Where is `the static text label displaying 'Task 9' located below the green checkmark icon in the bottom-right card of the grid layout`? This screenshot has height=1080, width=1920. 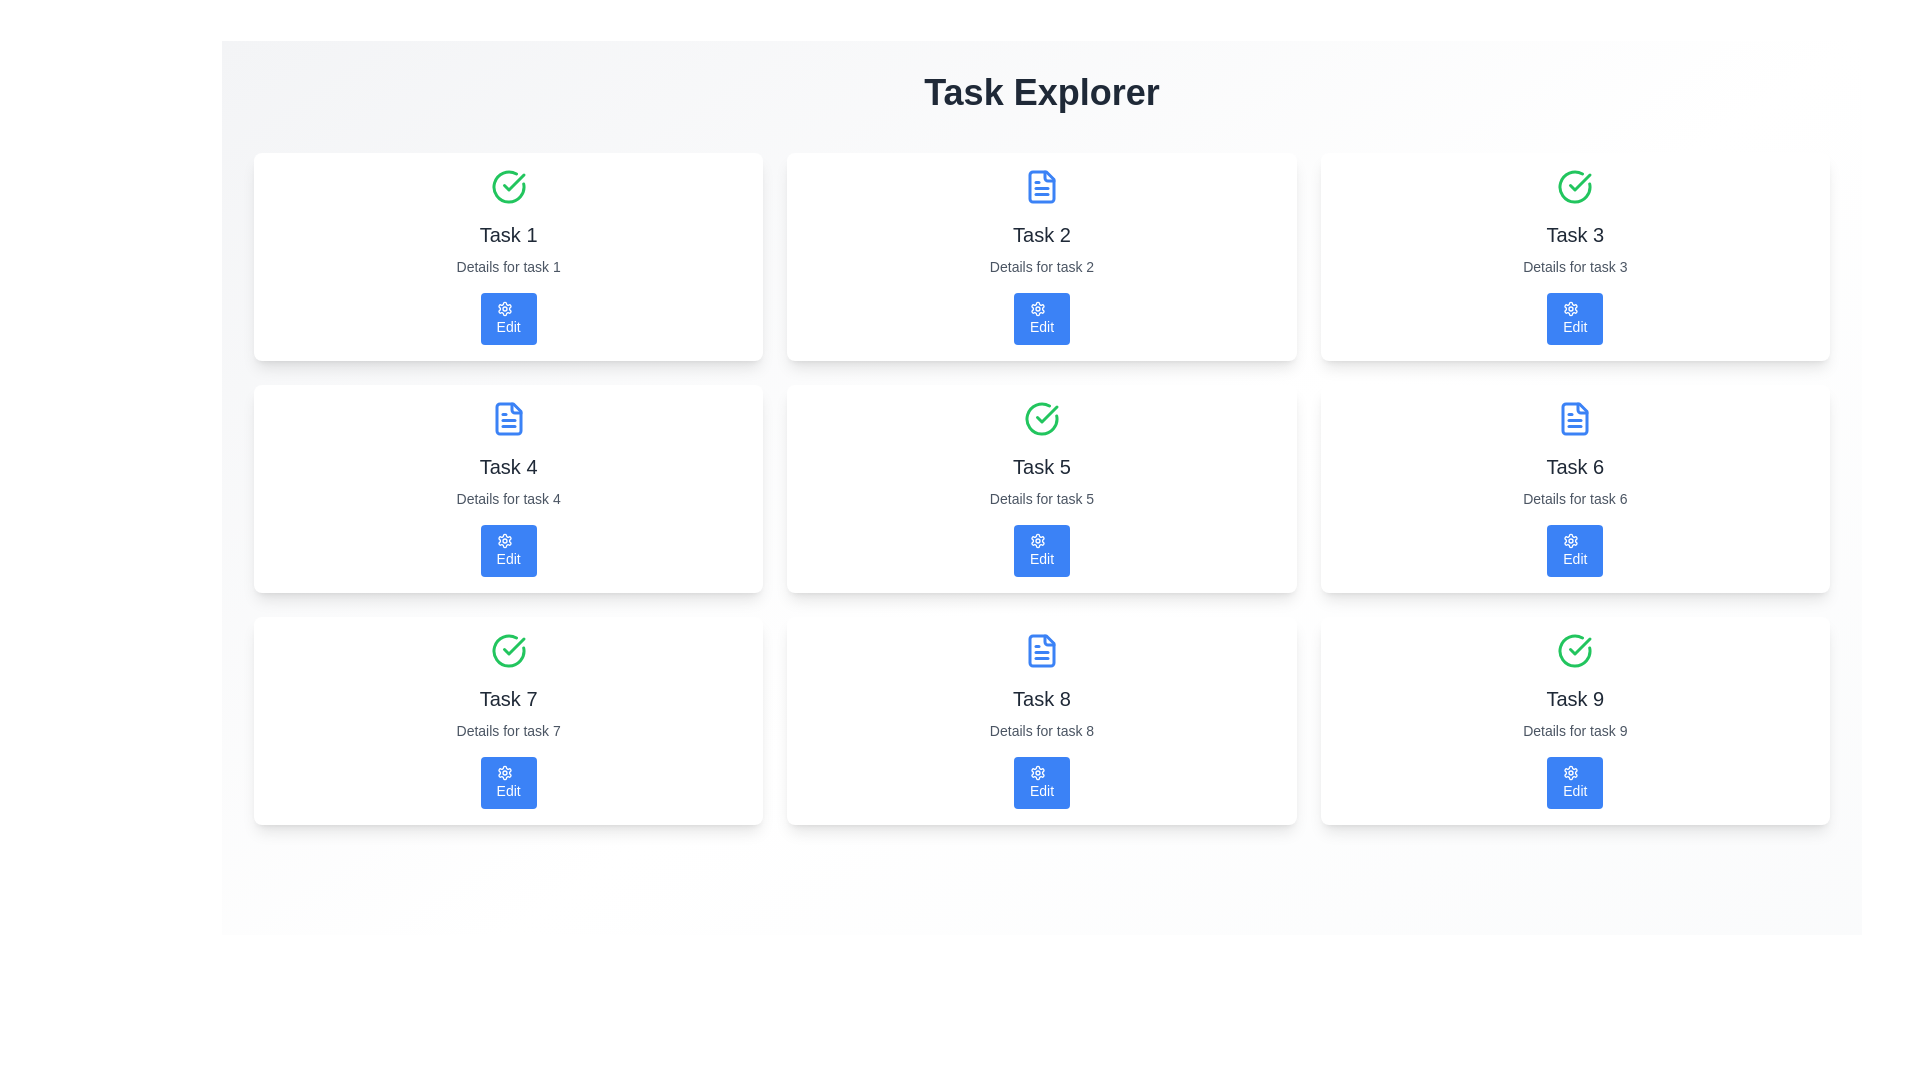 the static text label displaying 'Task 9' located below the green checkmark icon in the bottom-right card of the grid layout is located at coordinates (1574, 697).